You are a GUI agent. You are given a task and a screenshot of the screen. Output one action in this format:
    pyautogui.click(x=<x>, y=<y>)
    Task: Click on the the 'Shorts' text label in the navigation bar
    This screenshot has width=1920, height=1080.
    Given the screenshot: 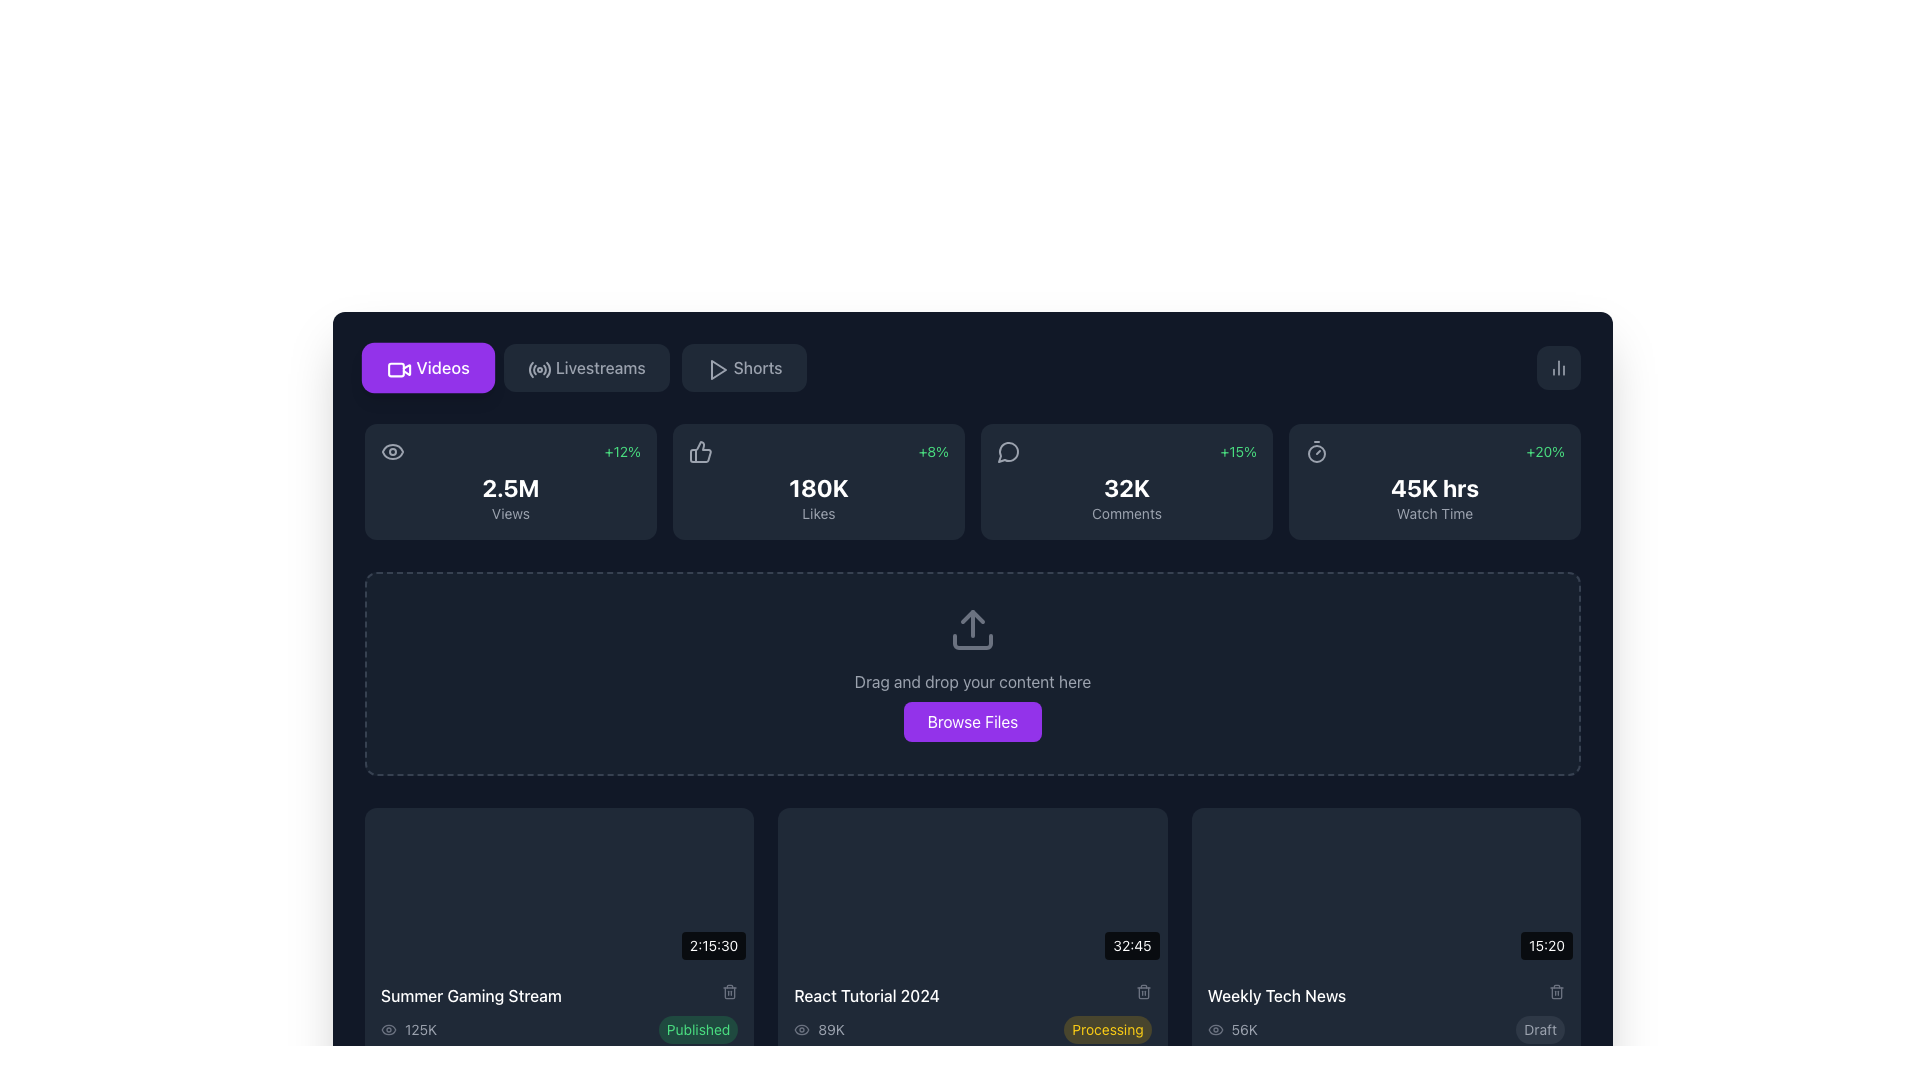 What is the action you would take?
    pyautogui.click(x=757, y=367)
    